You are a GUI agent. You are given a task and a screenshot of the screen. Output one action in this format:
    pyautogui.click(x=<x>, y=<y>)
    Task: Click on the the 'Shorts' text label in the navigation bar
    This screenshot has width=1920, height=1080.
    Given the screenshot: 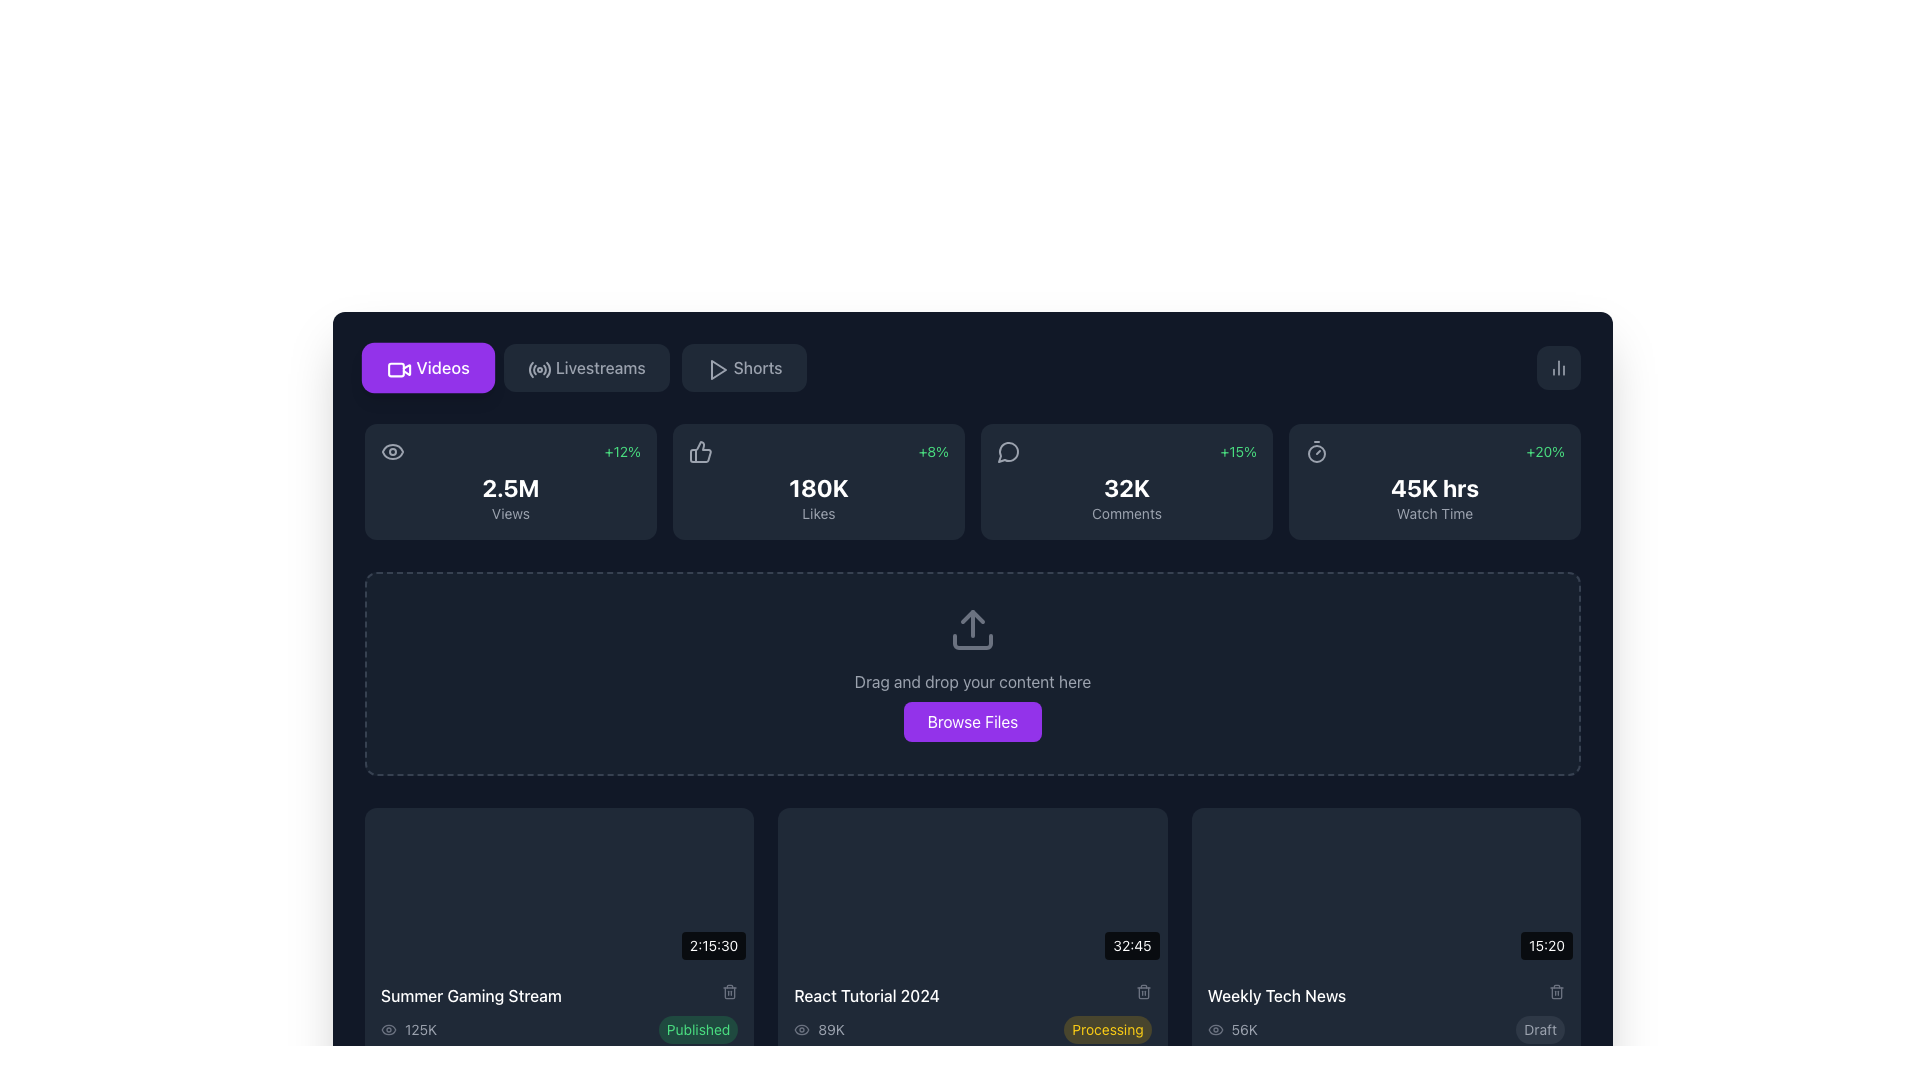 What is the action you would take?
    pyautogui.click(x=757, y=367)
    